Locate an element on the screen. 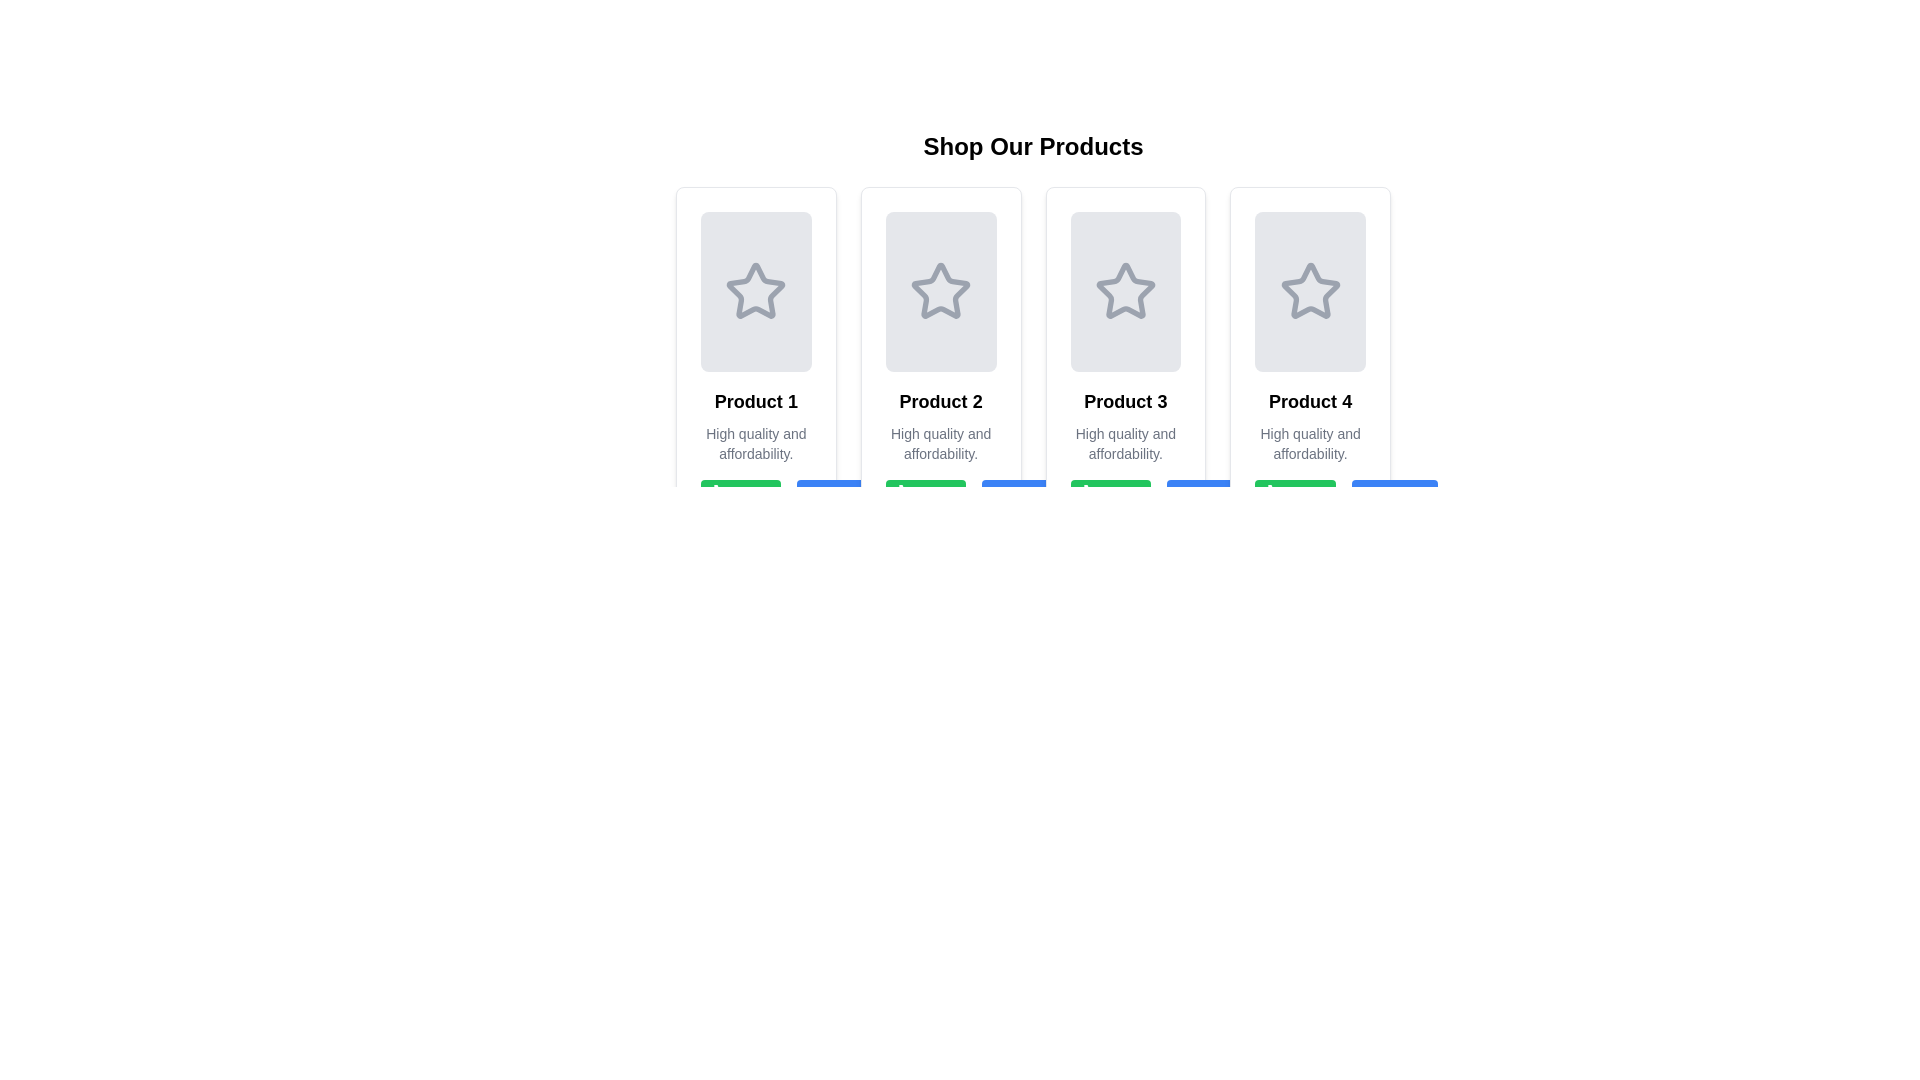 This screenshot has height=1080, width=1920. properties of the 'add to cart' icon located on the left side of the 'Add' button under the 'Product 3' panel is located at coordinates (1093, 495).